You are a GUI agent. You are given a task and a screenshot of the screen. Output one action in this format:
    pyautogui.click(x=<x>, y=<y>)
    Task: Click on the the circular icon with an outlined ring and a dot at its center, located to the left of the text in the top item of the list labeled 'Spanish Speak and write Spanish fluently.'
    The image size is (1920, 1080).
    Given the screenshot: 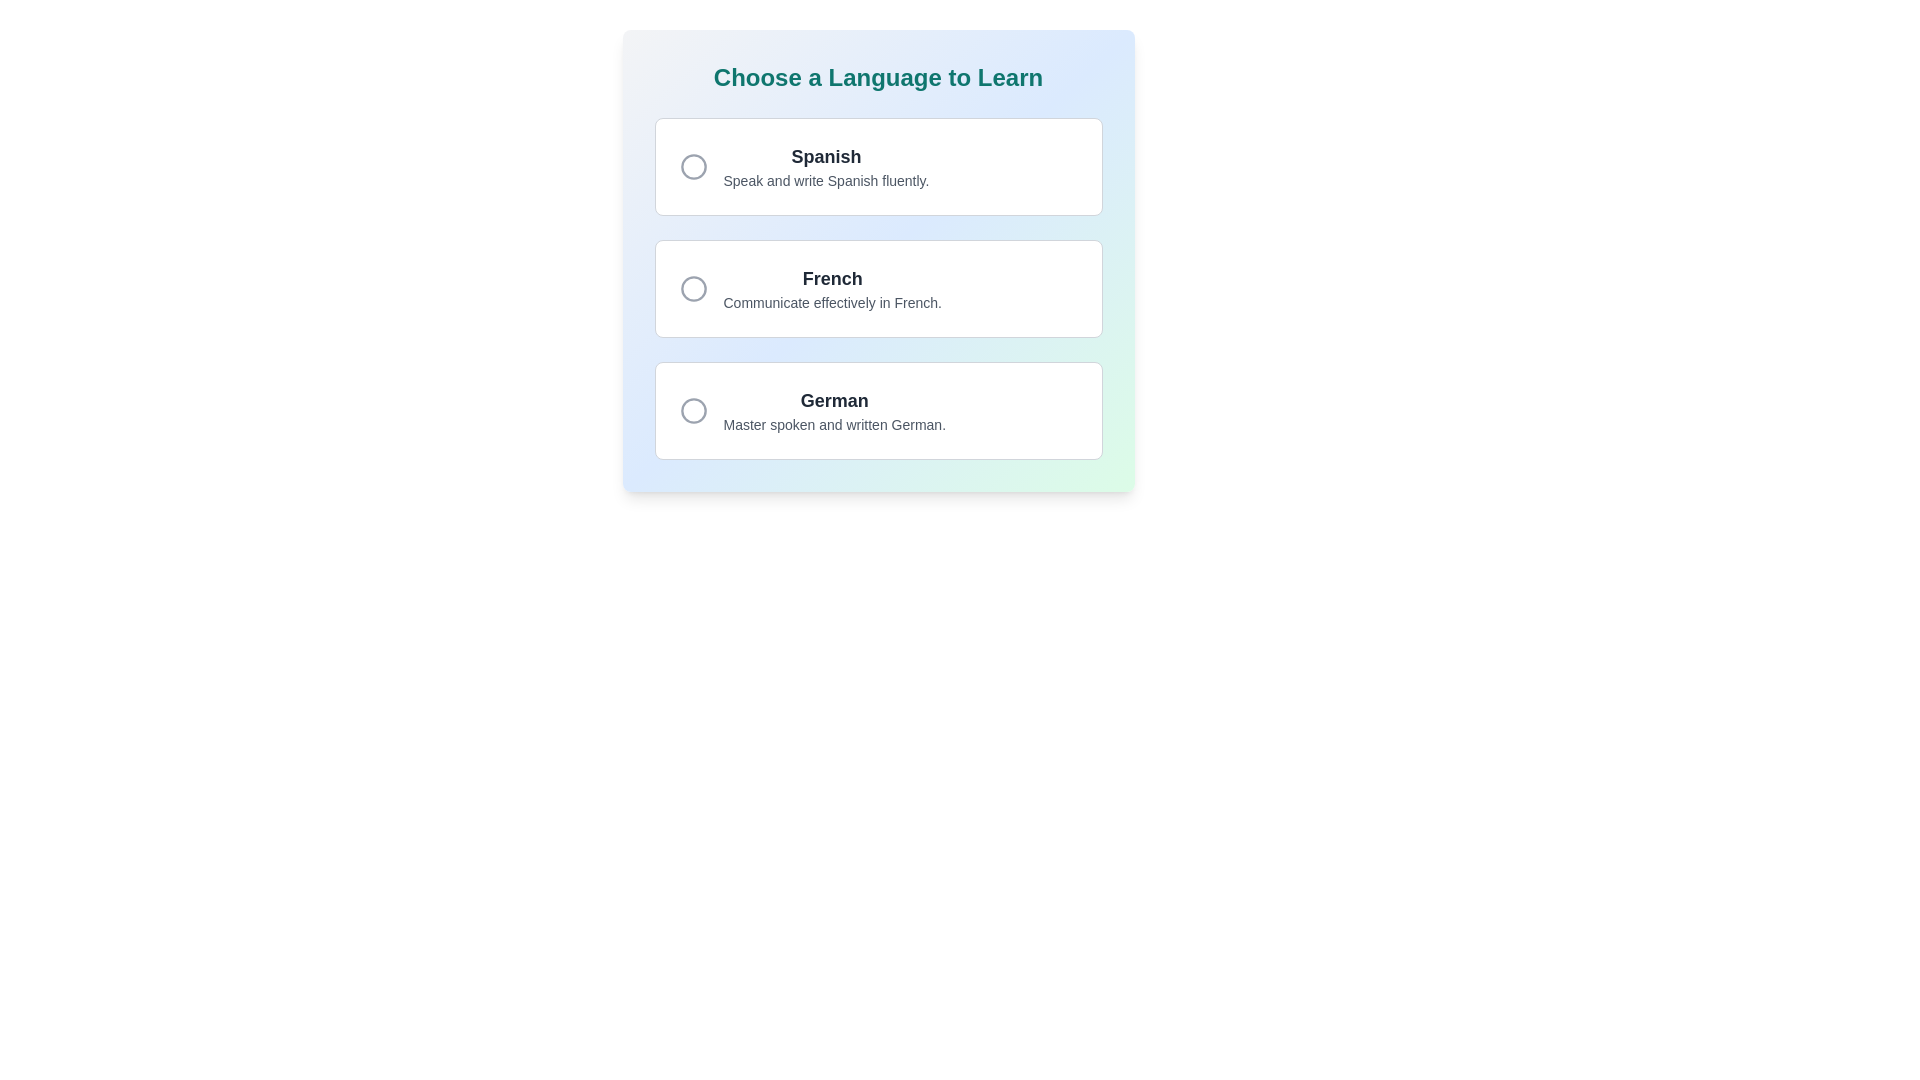 What is the action you would take?
    pyautogui.click(x=693, y=165)
    